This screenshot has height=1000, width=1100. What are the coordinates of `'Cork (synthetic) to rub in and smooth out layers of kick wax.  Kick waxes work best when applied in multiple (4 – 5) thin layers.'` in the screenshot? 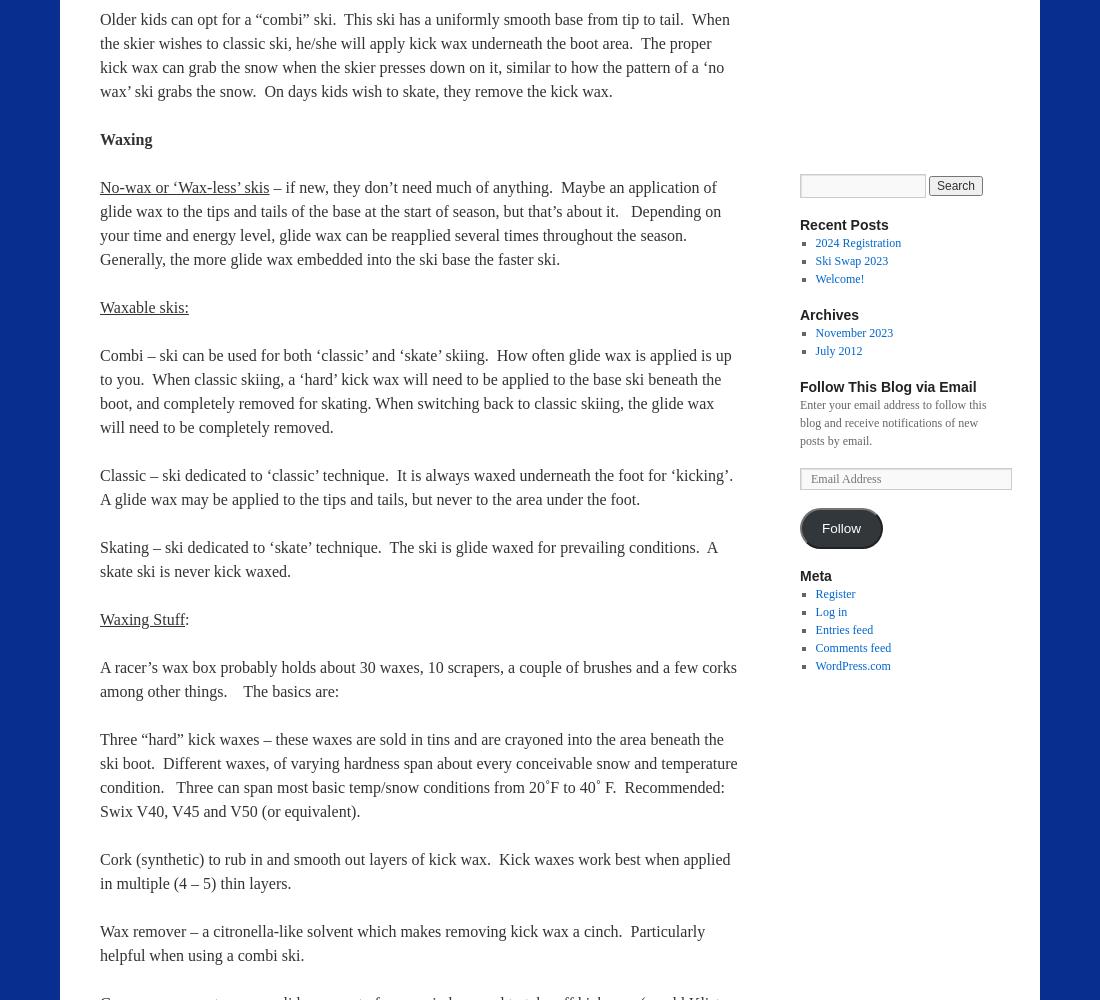 It's located at (414, 870).